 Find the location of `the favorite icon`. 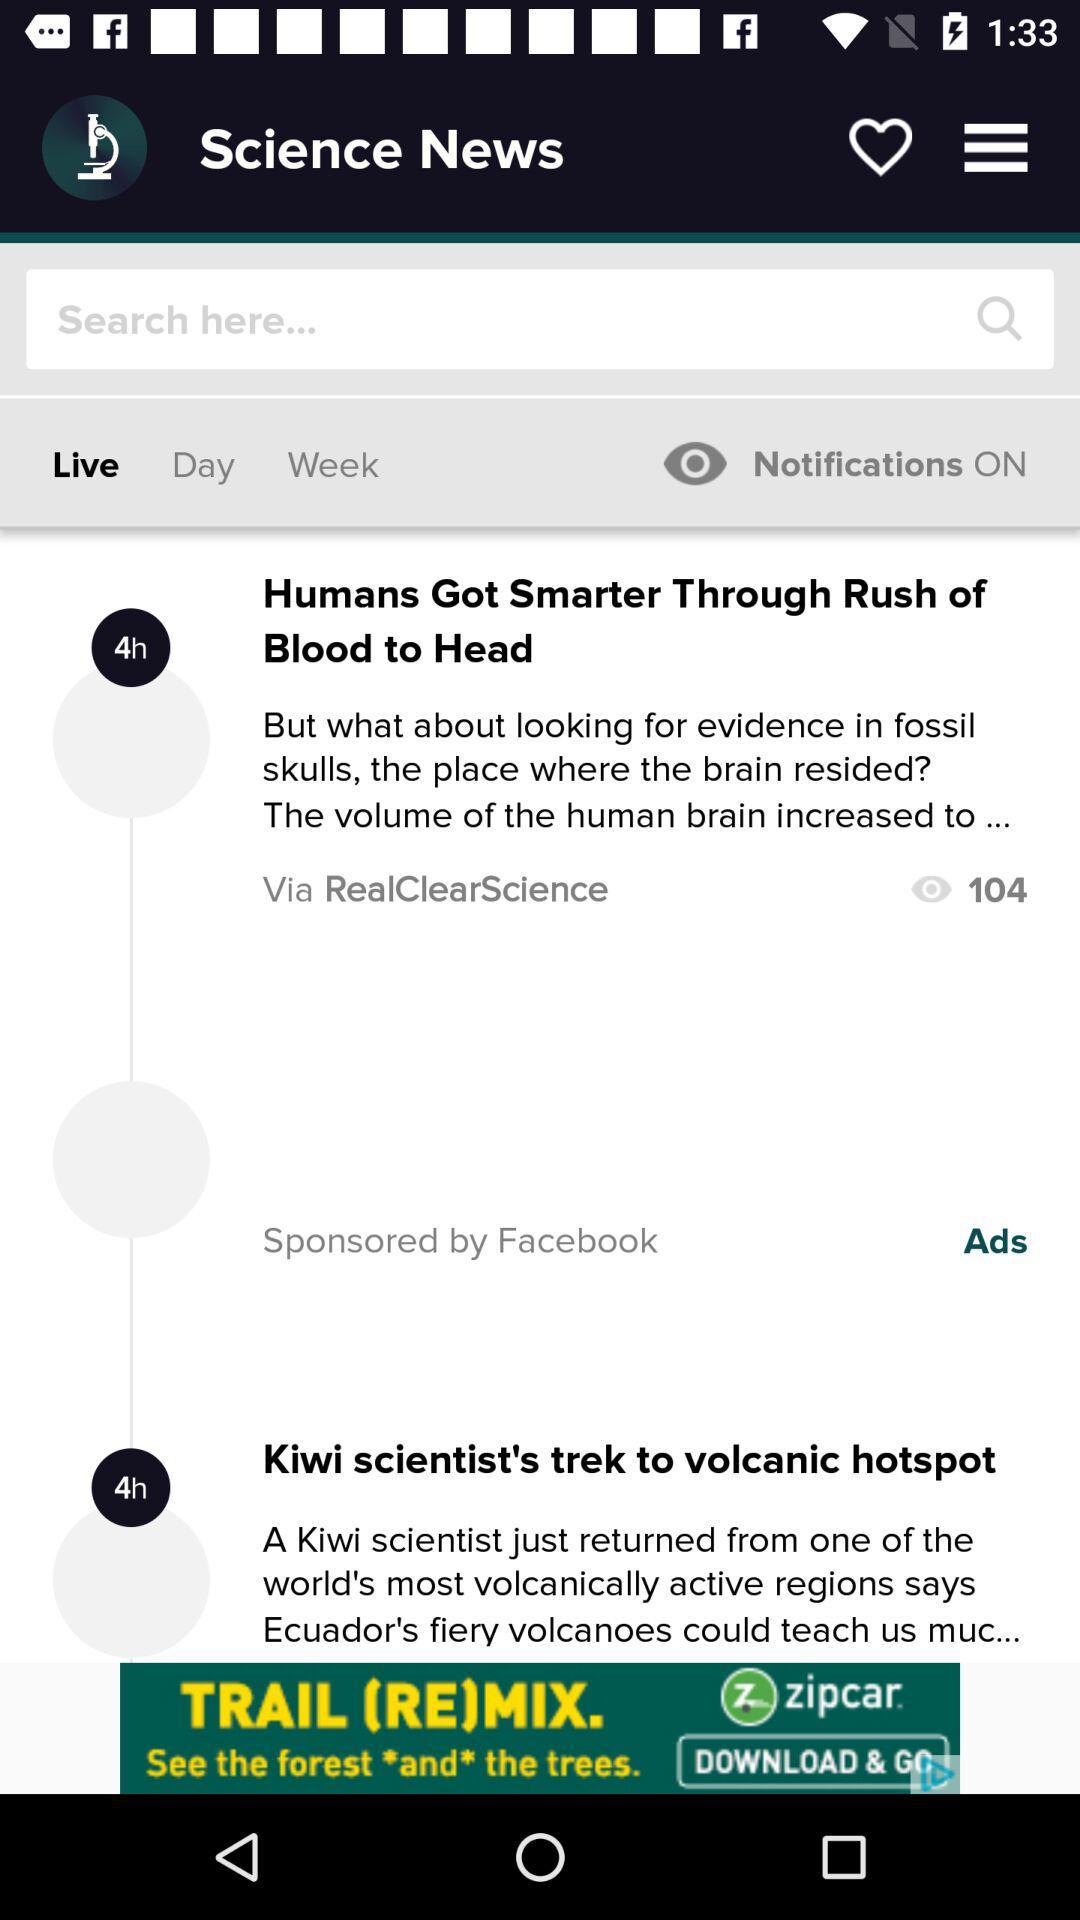

the favorite icon is located at coordinates (879, 146).